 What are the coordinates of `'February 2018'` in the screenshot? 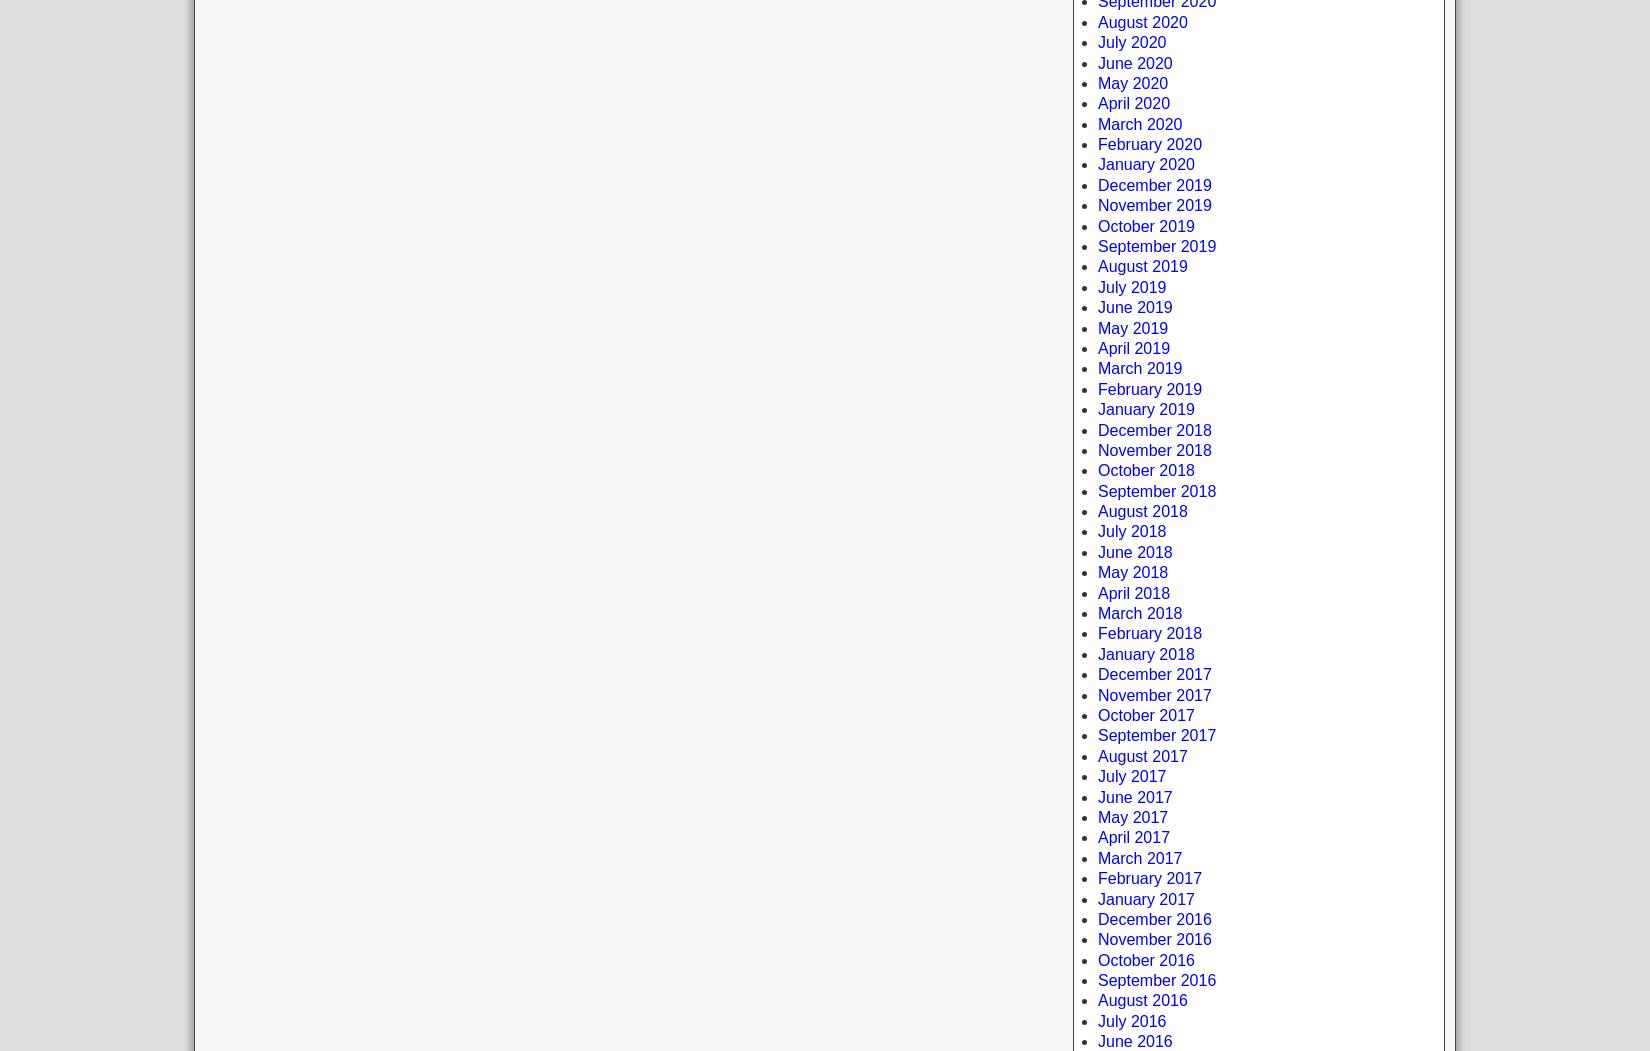 It's located at (1150, 632).